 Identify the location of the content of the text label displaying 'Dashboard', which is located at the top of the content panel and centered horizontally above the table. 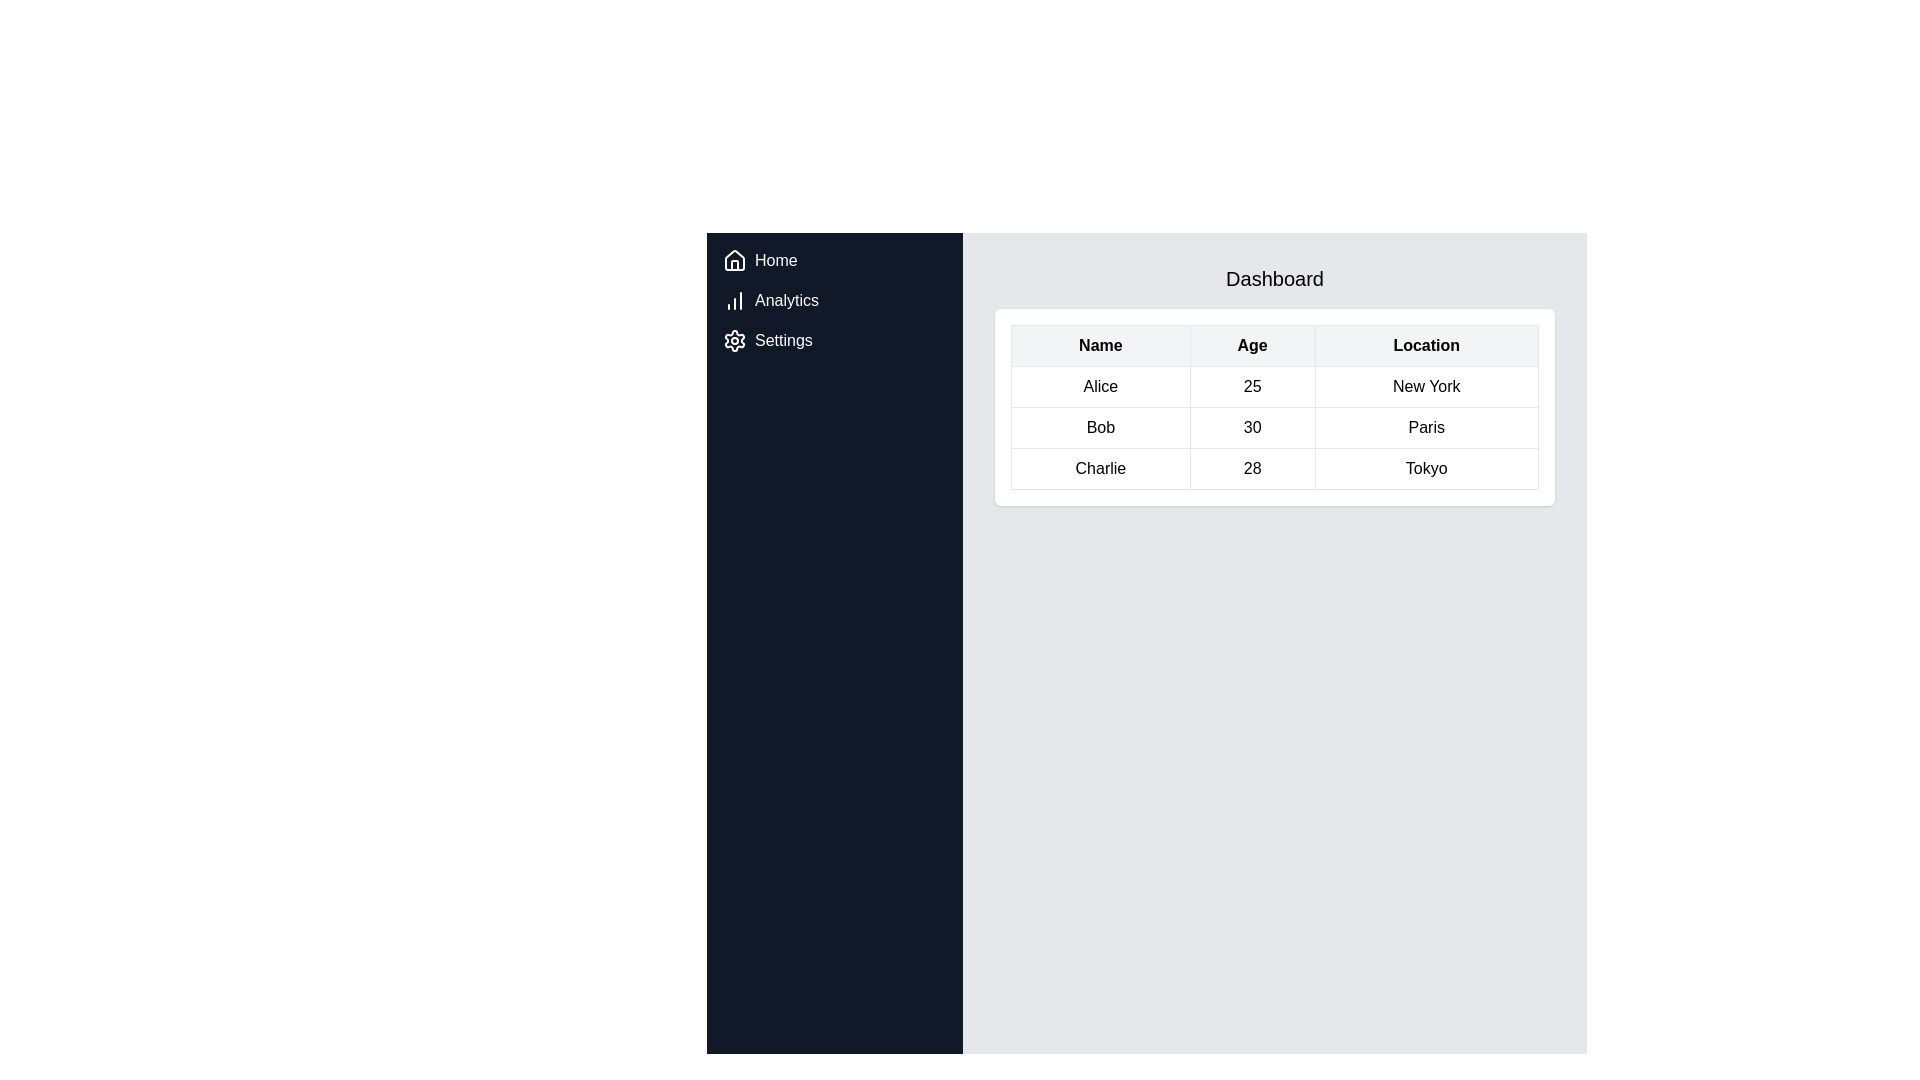
(1274, 278).